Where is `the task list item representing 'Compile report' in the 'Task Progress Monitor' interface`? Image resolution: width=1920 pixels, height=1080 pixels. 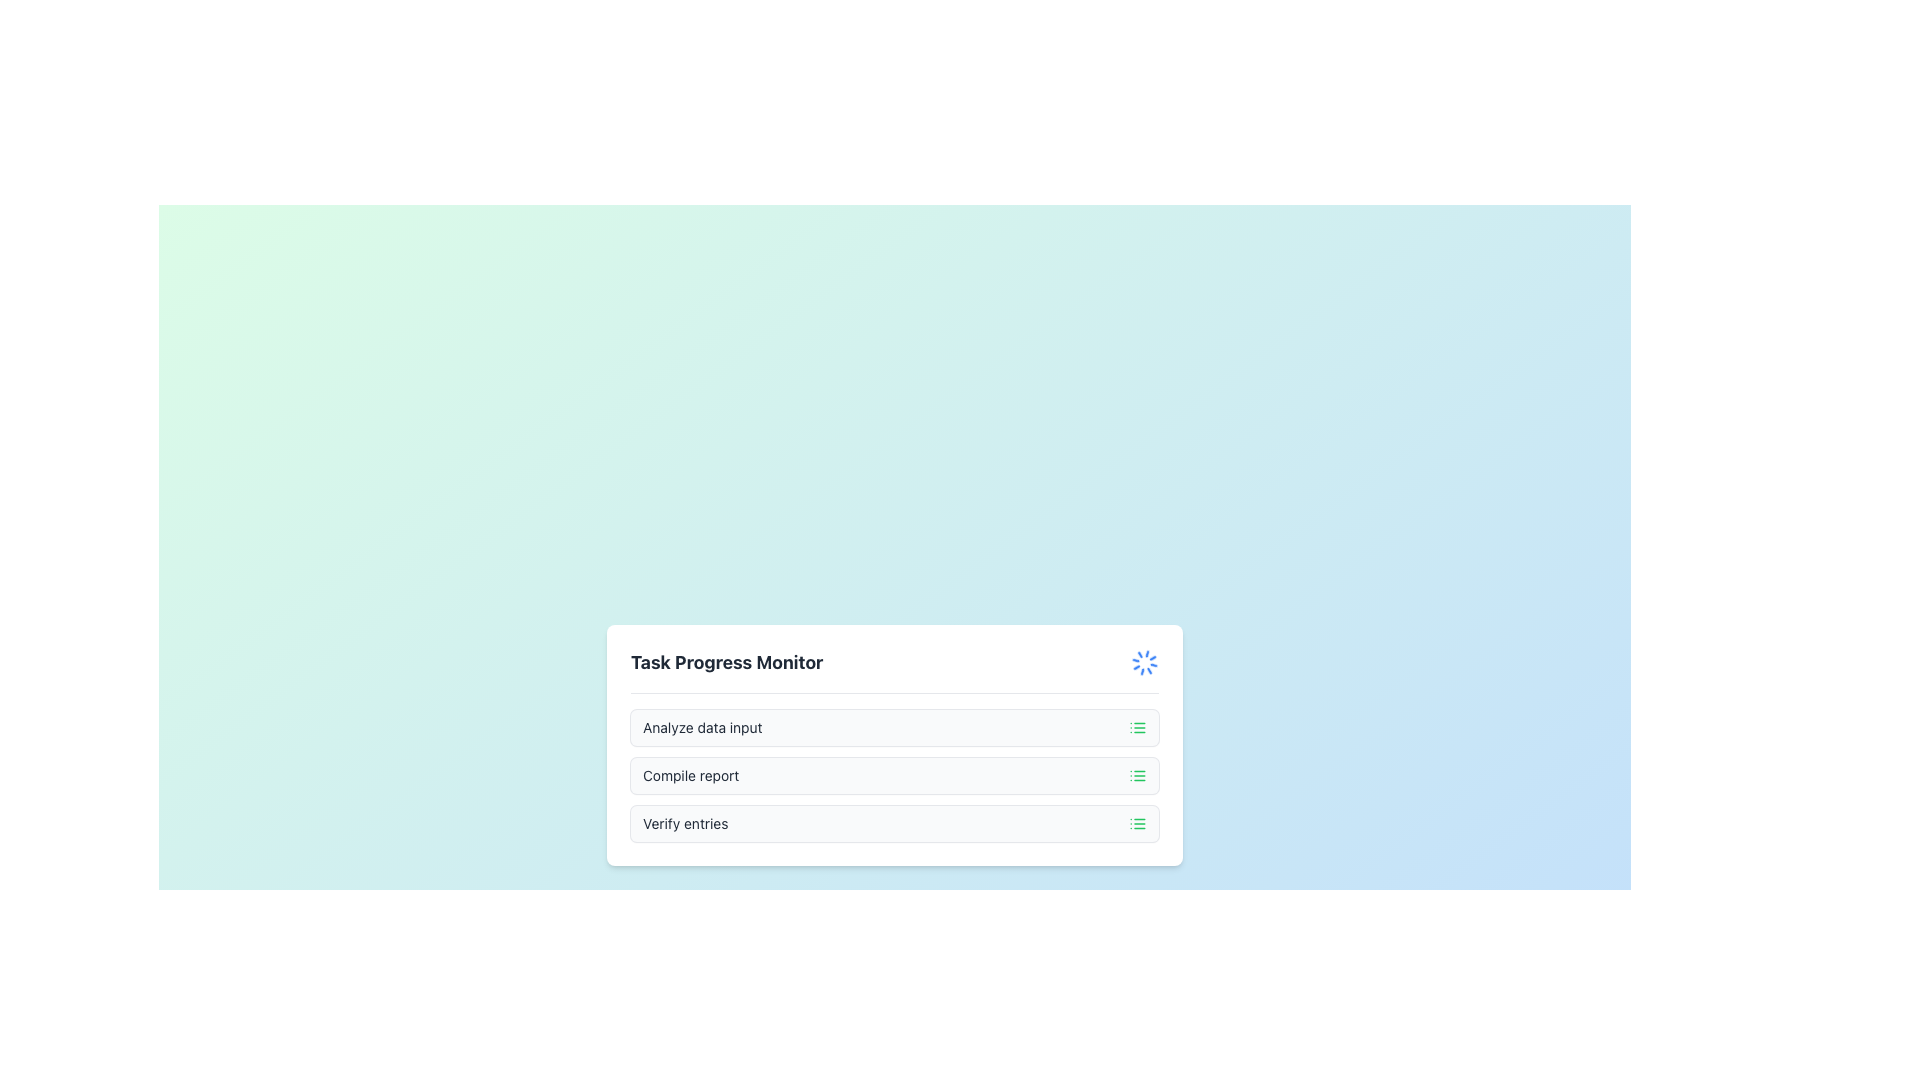 the task list item representing 'Compile report' in the 'Task Progress Monitor' interface is located at coordinates (893, 774).